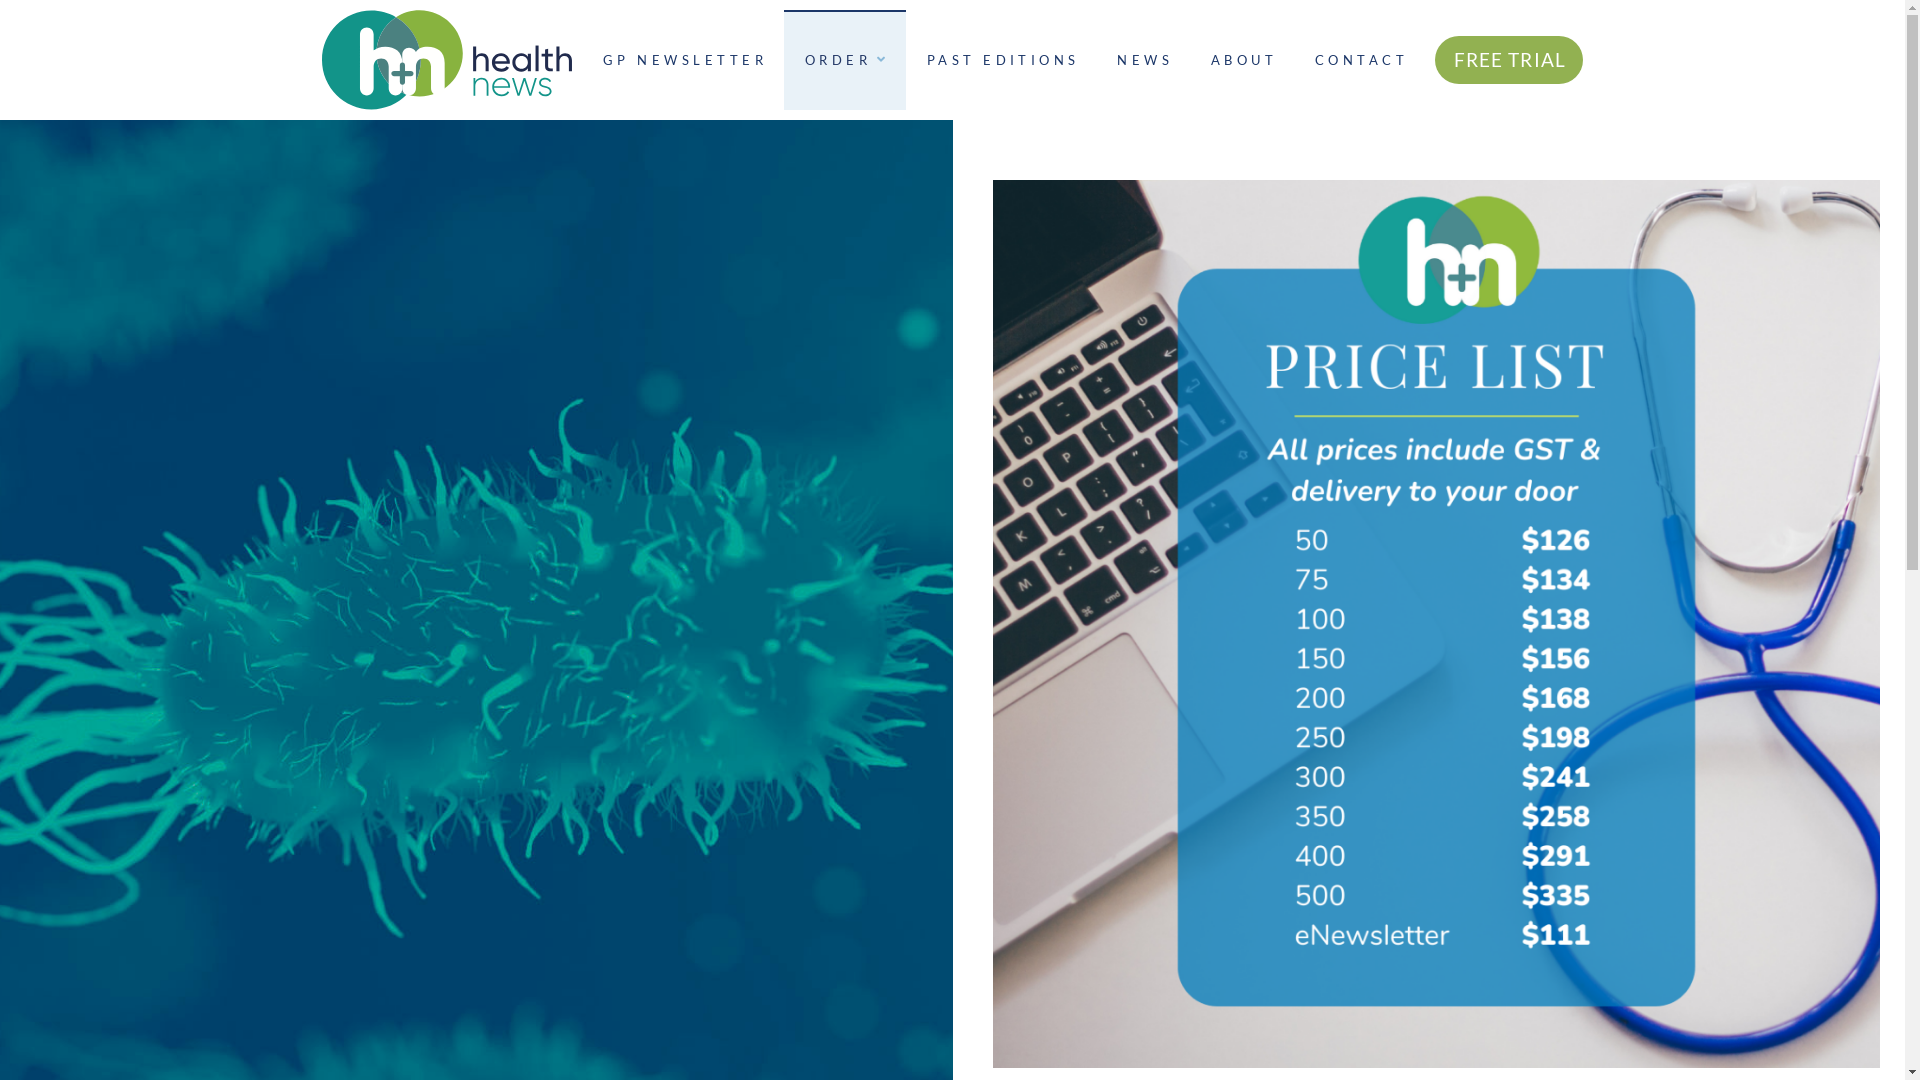 The width and height of the screenshot is (1920, 1080). I want to click on 'PAST EDITIONS', so click(1001, 59).